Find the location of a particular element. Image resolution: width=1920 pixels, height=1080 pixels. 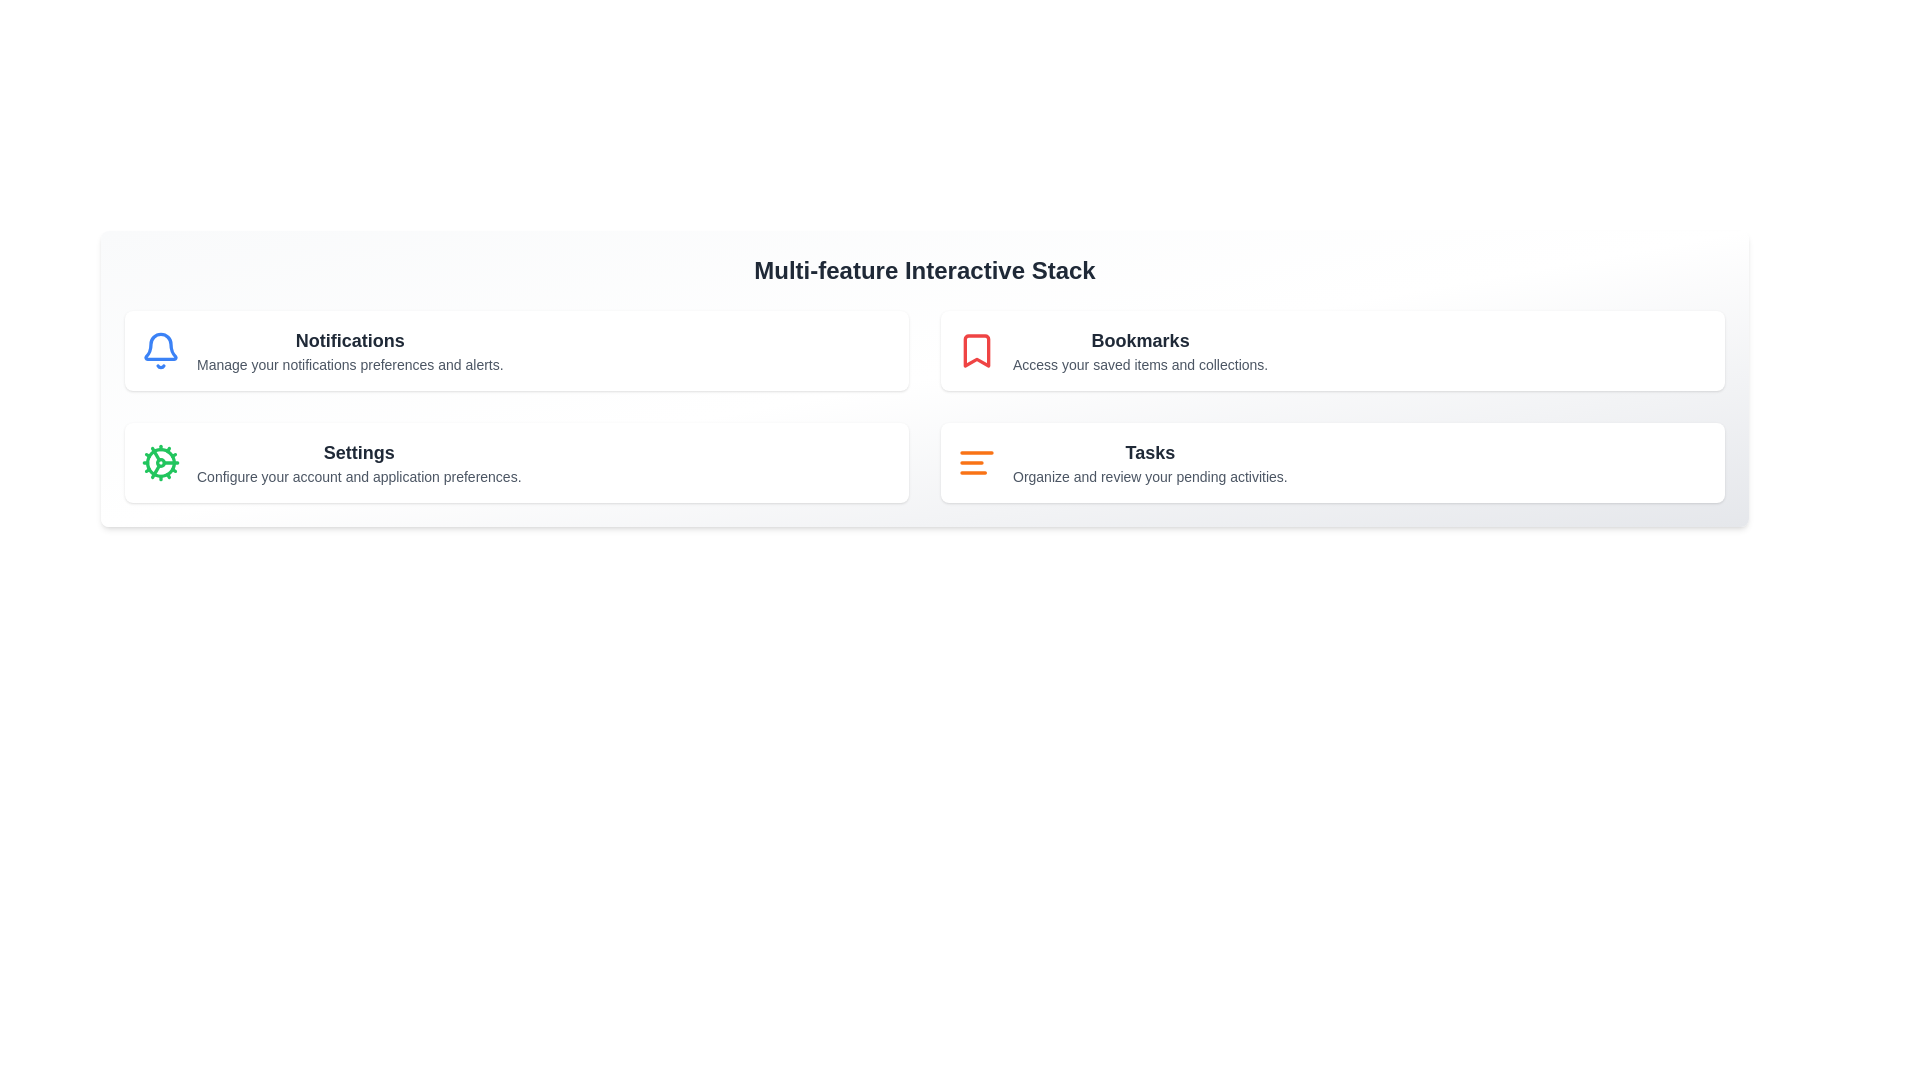

the 'Bookmarks' icon located in the top-right area of the interface, which visually represents the 'Bookmarks' section and is positioned to the left of the 'Bookmarks' title and description text is located at coordinates (977, 350).